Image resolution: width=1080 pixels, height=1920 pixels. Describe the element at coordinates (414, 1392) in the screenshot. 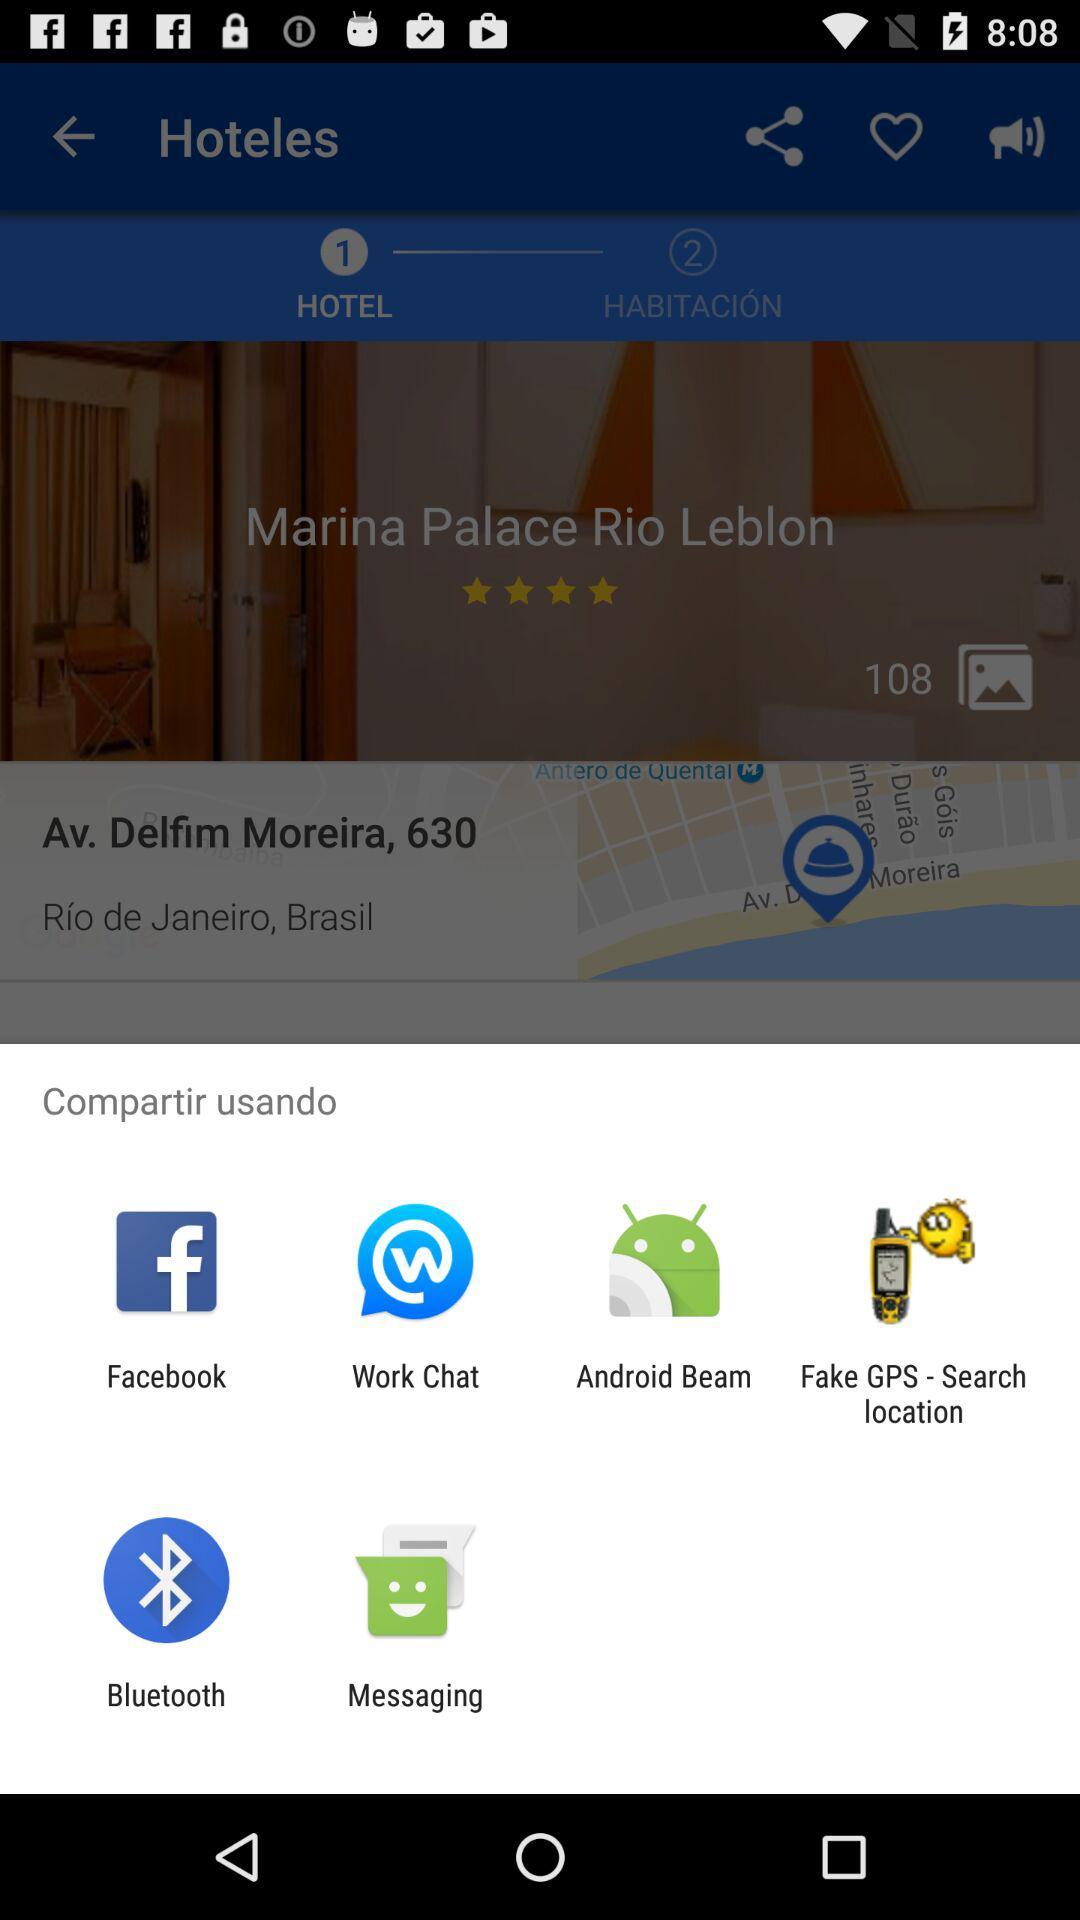

I see `the app next to the android beam icon` at that location.